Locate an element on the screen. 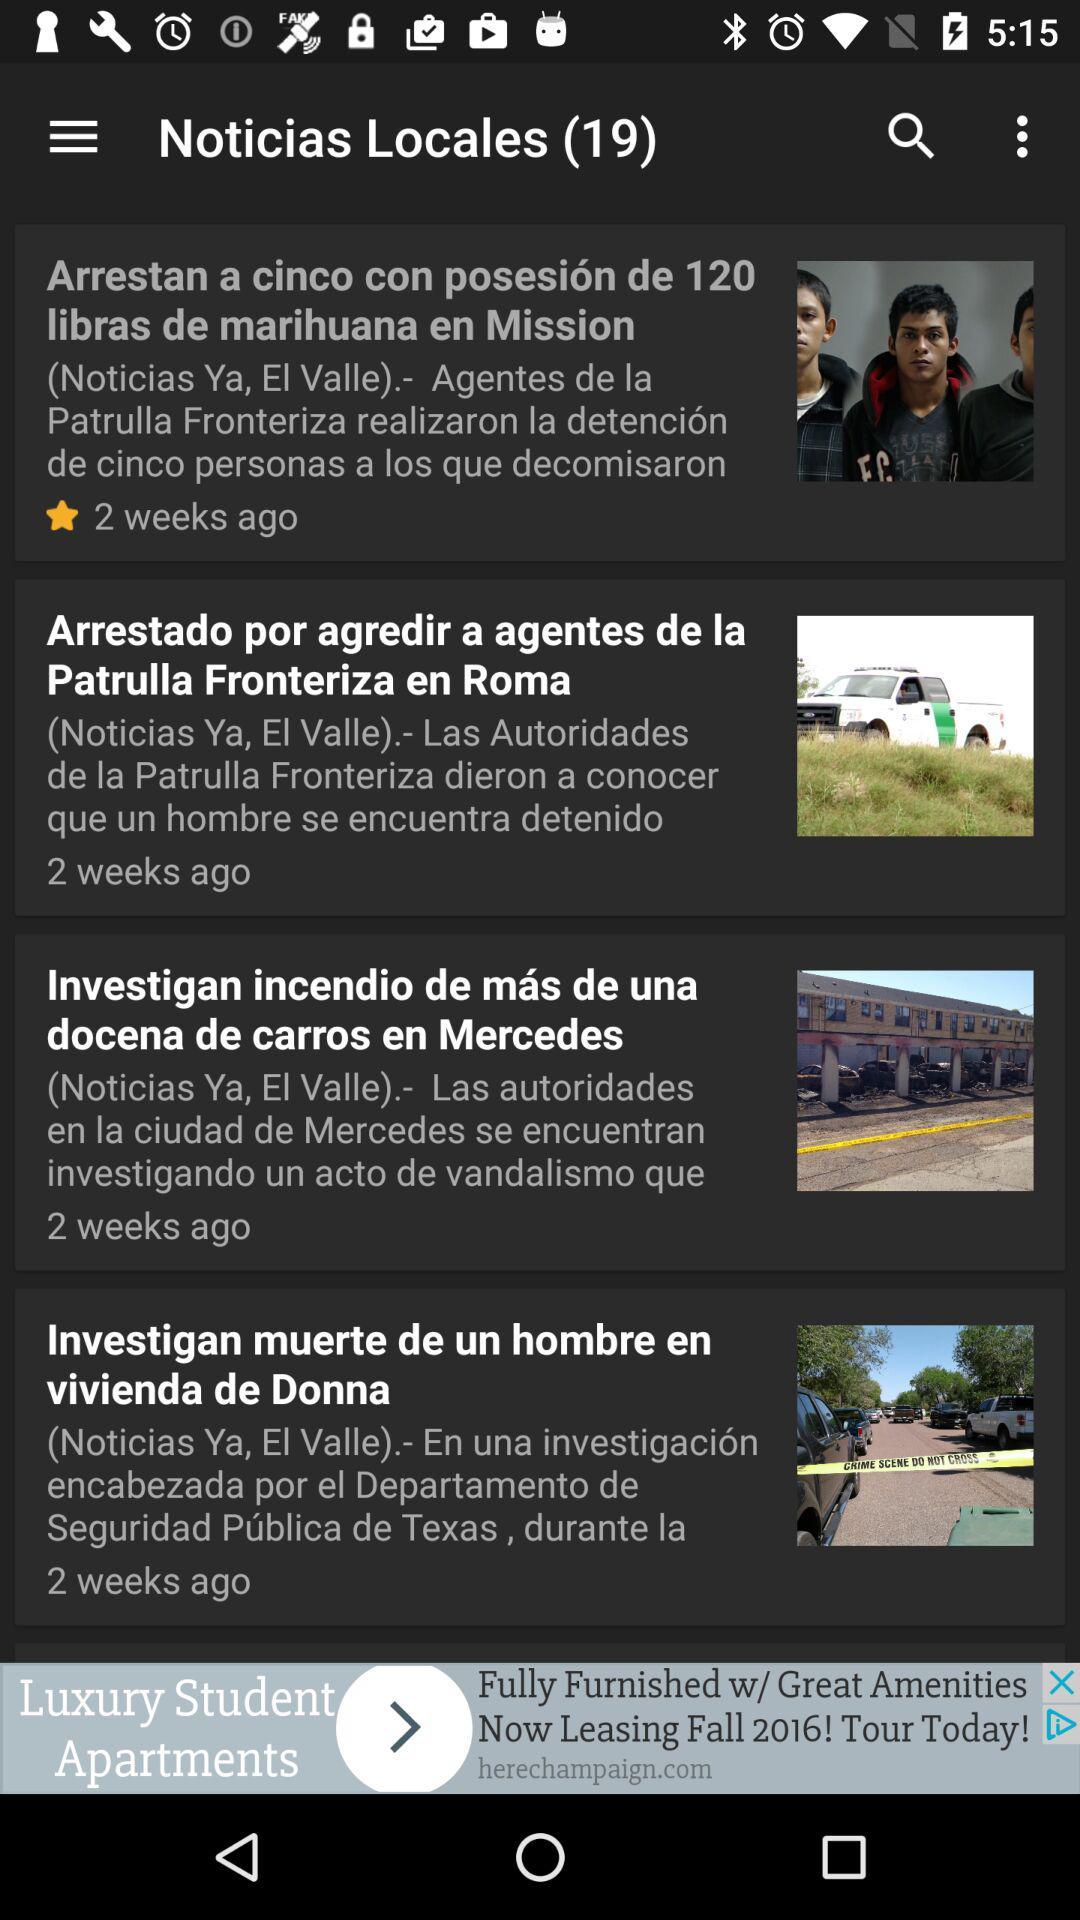  advertisement is located at coordinates (540, 1727).